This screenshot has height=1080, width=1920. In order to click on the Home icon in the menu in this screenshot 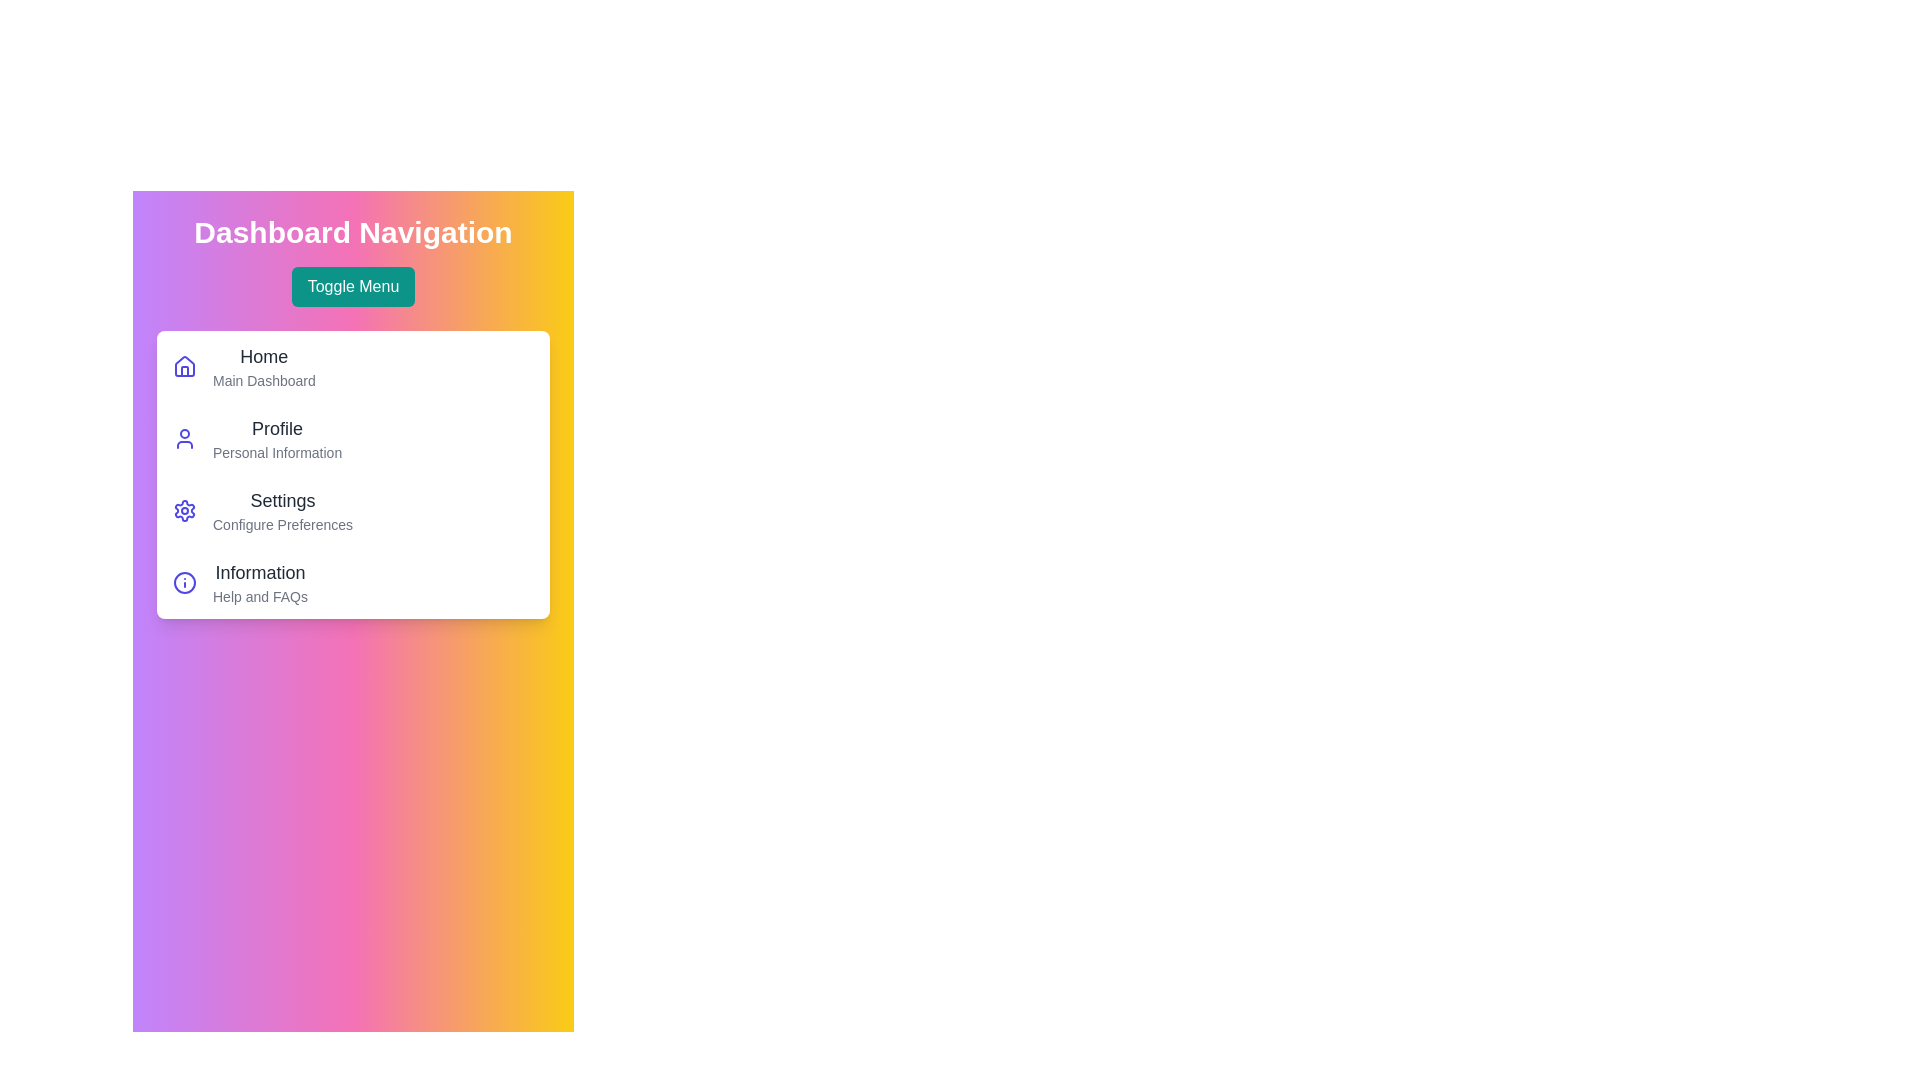, I will do `click(185, 366)`.